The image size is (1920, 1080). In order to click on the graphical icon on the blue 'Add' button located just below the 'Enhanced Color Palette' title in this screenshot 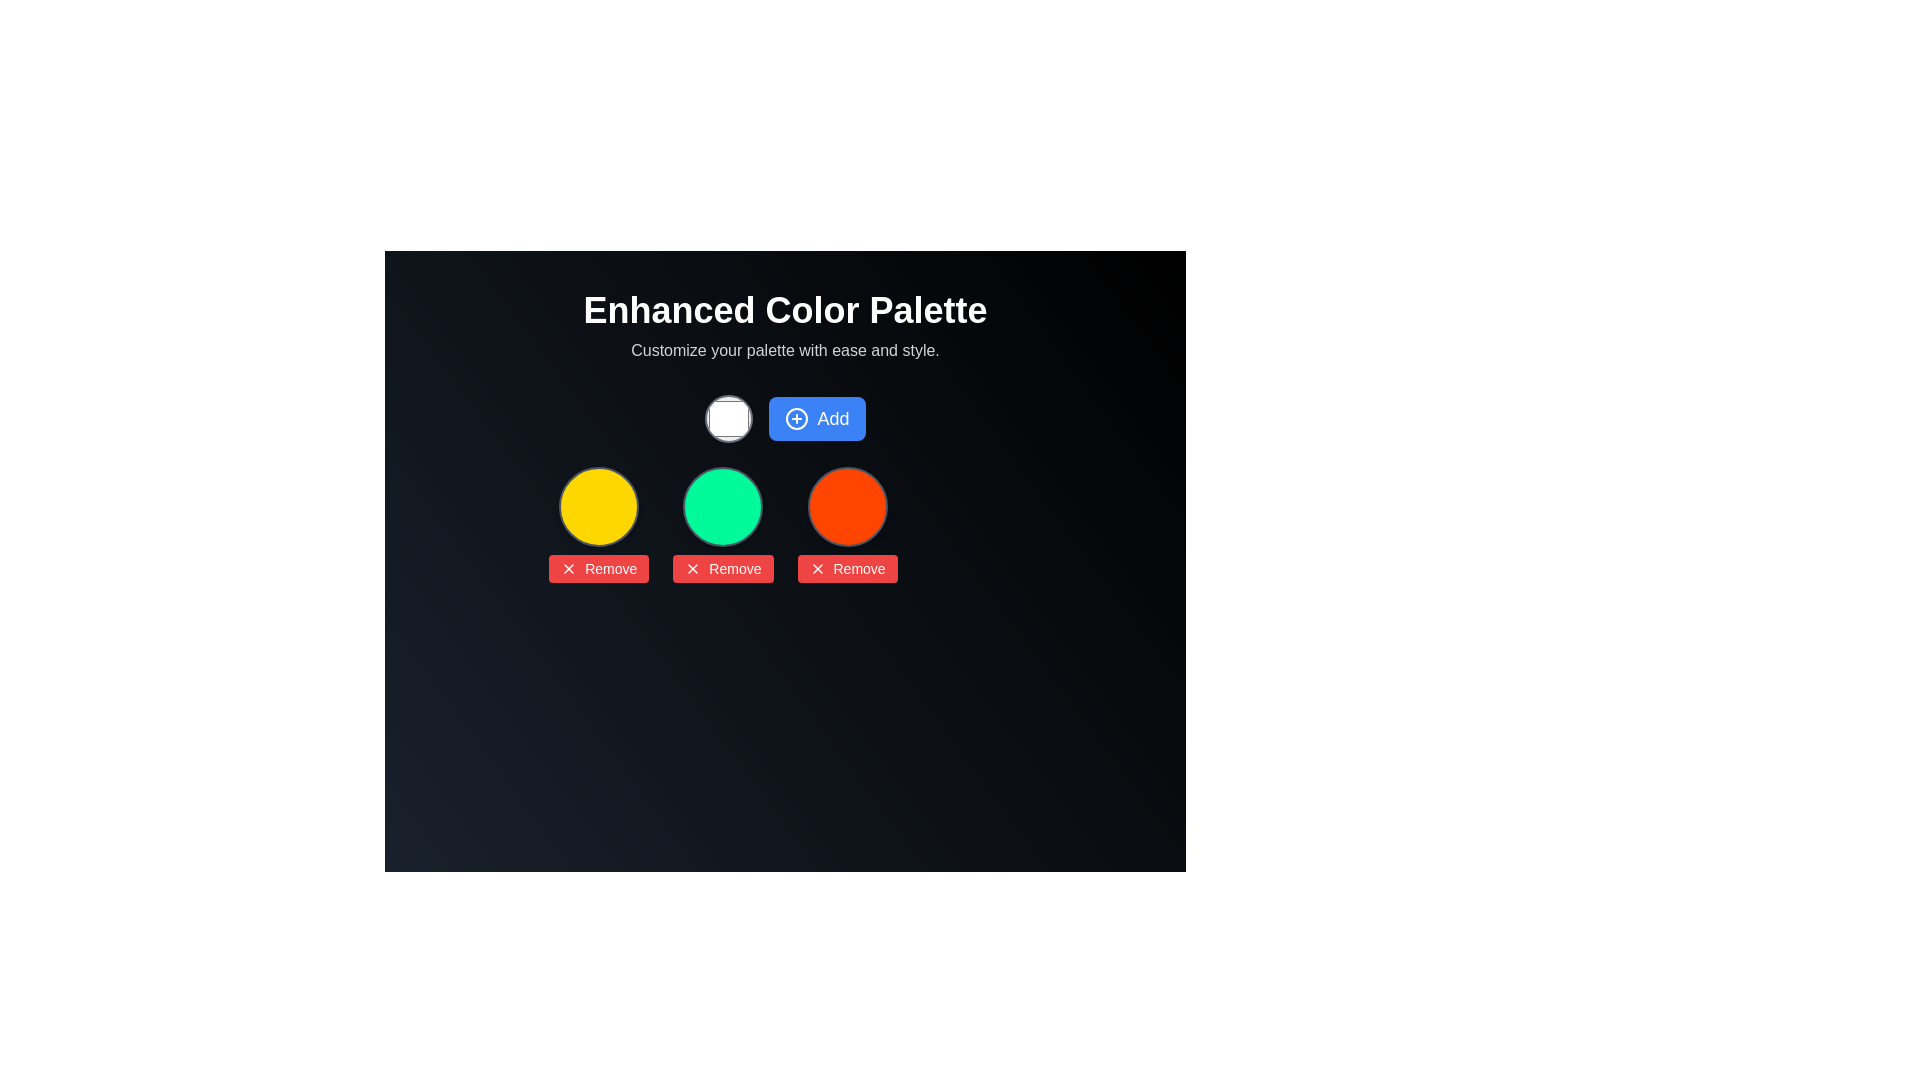, I will do `click(796, 418)`.